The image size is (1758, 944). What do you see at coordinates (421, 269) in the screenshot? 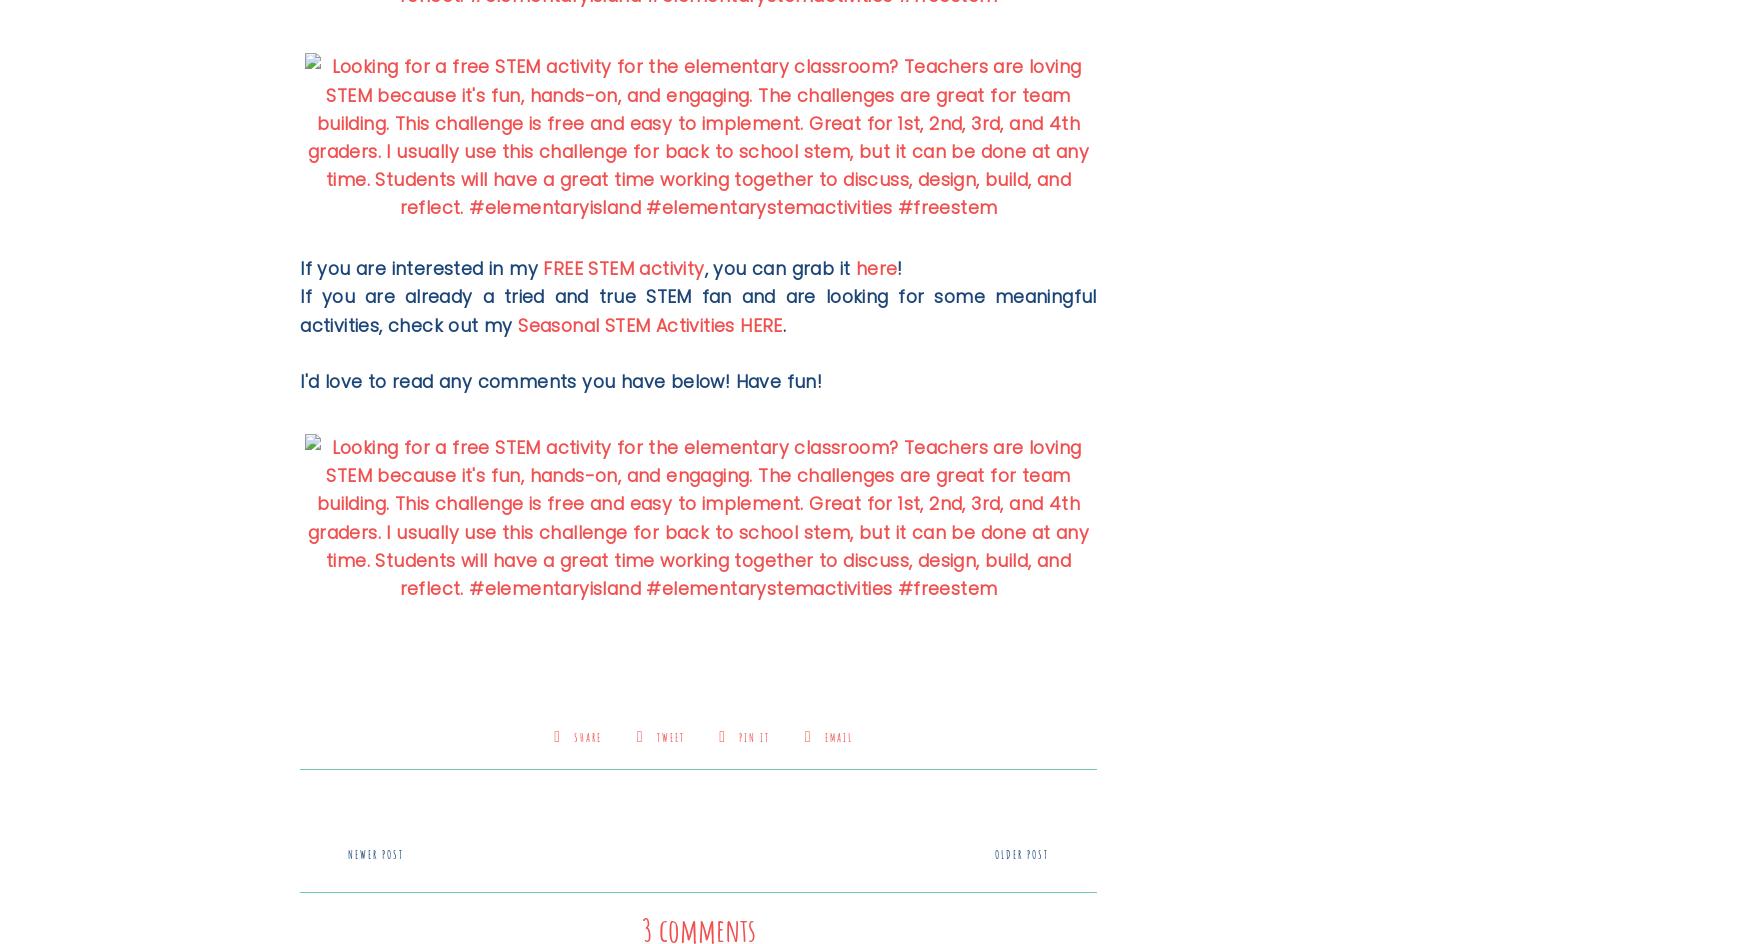
I see `'If you are interested in my'` at bounding box center [421, 269].